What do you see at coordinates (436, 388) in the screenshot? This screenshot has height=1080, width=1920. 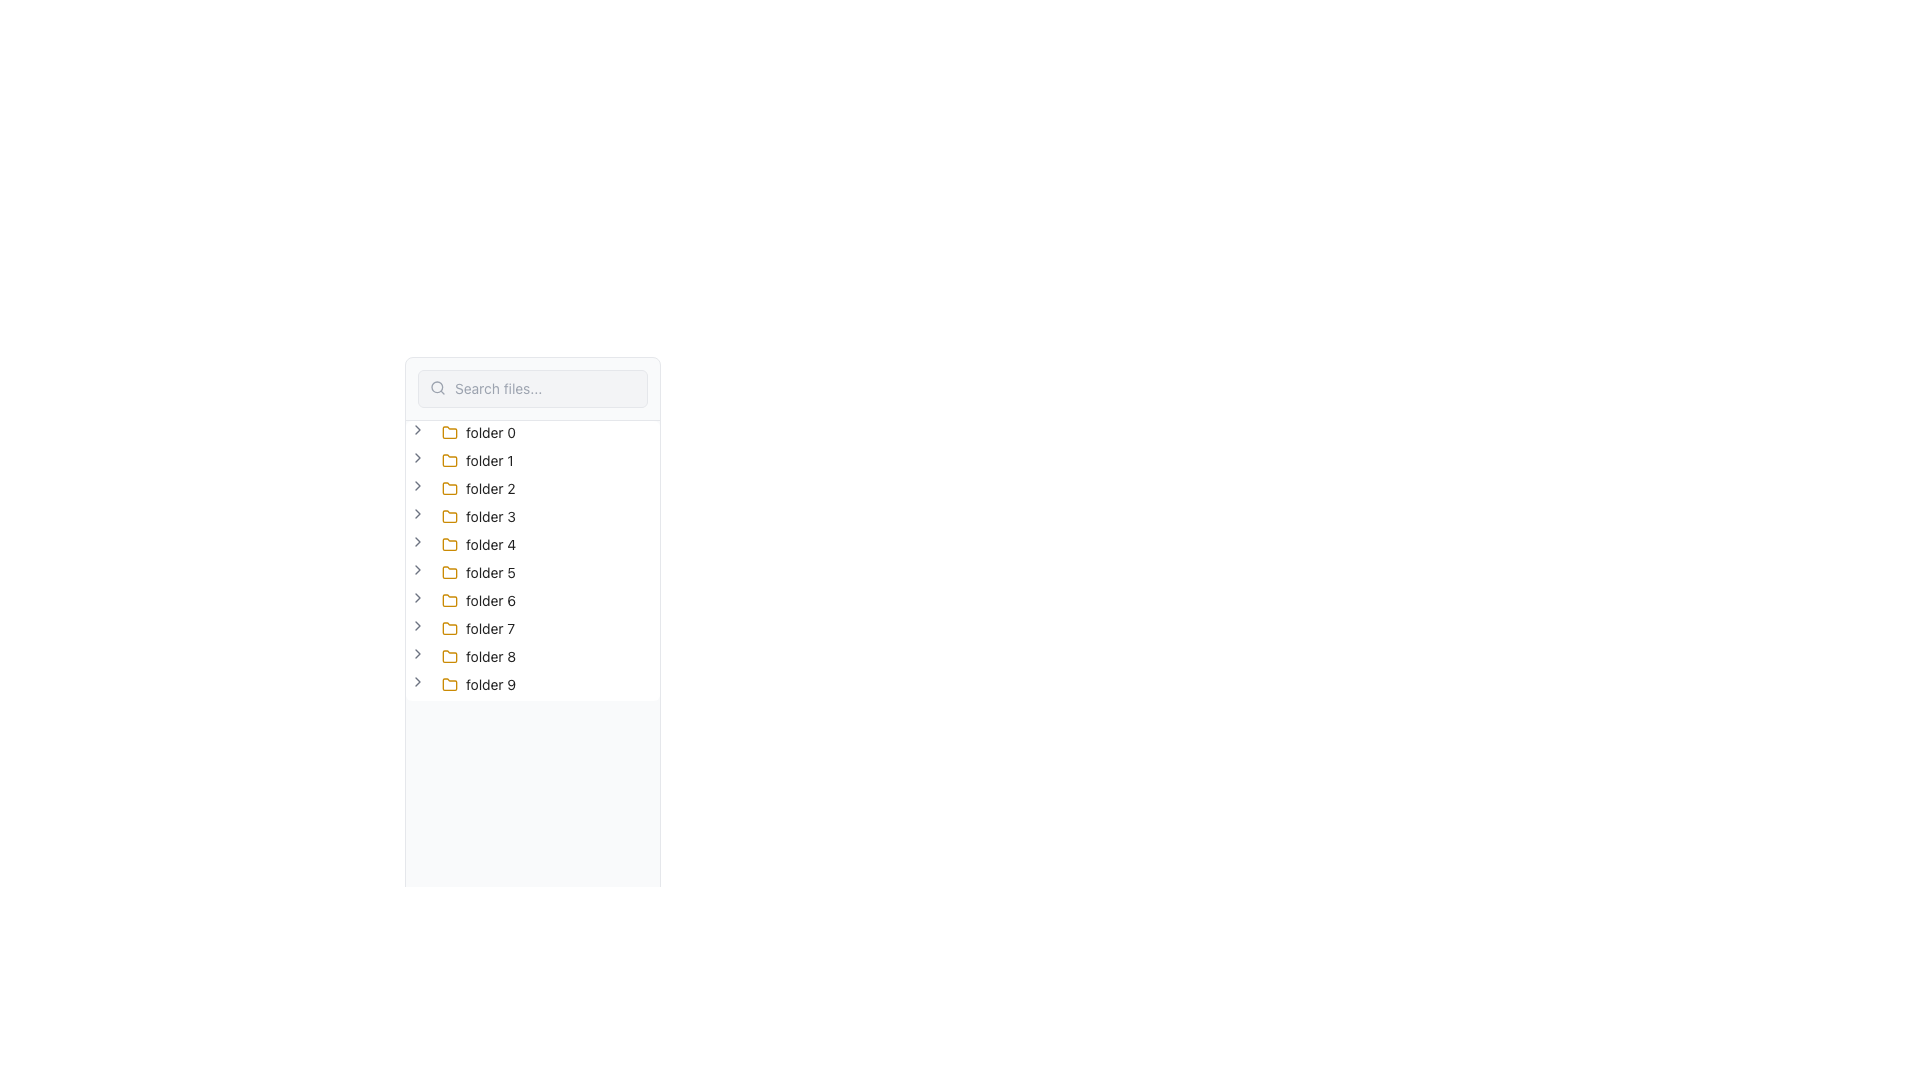 I see `the small gray search icon, represented as an outlined magnifying glass, located on the left side inside the horizontal search bar` at bounding box center [436, 388].